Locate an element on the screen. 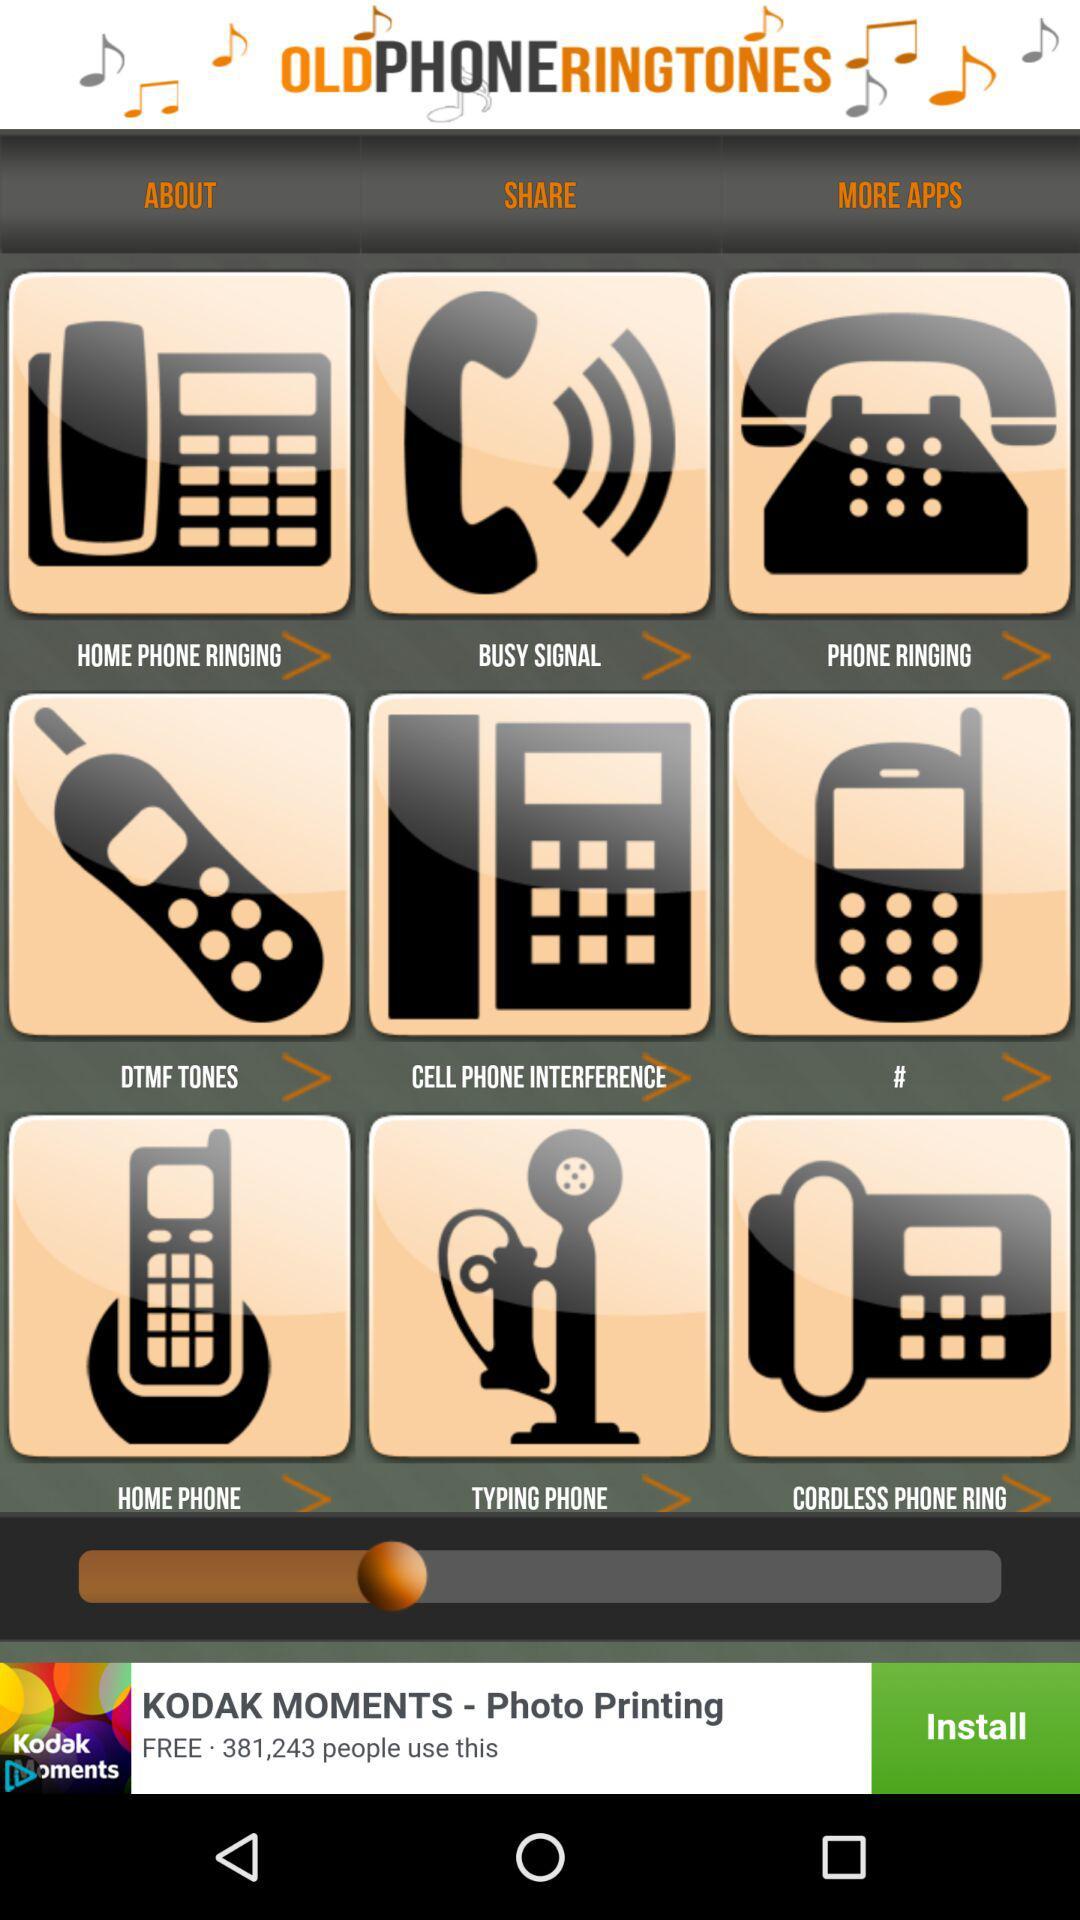 This screenshot has width=1080, height=1920. phone ringing is located at coordinates (1026, 654).